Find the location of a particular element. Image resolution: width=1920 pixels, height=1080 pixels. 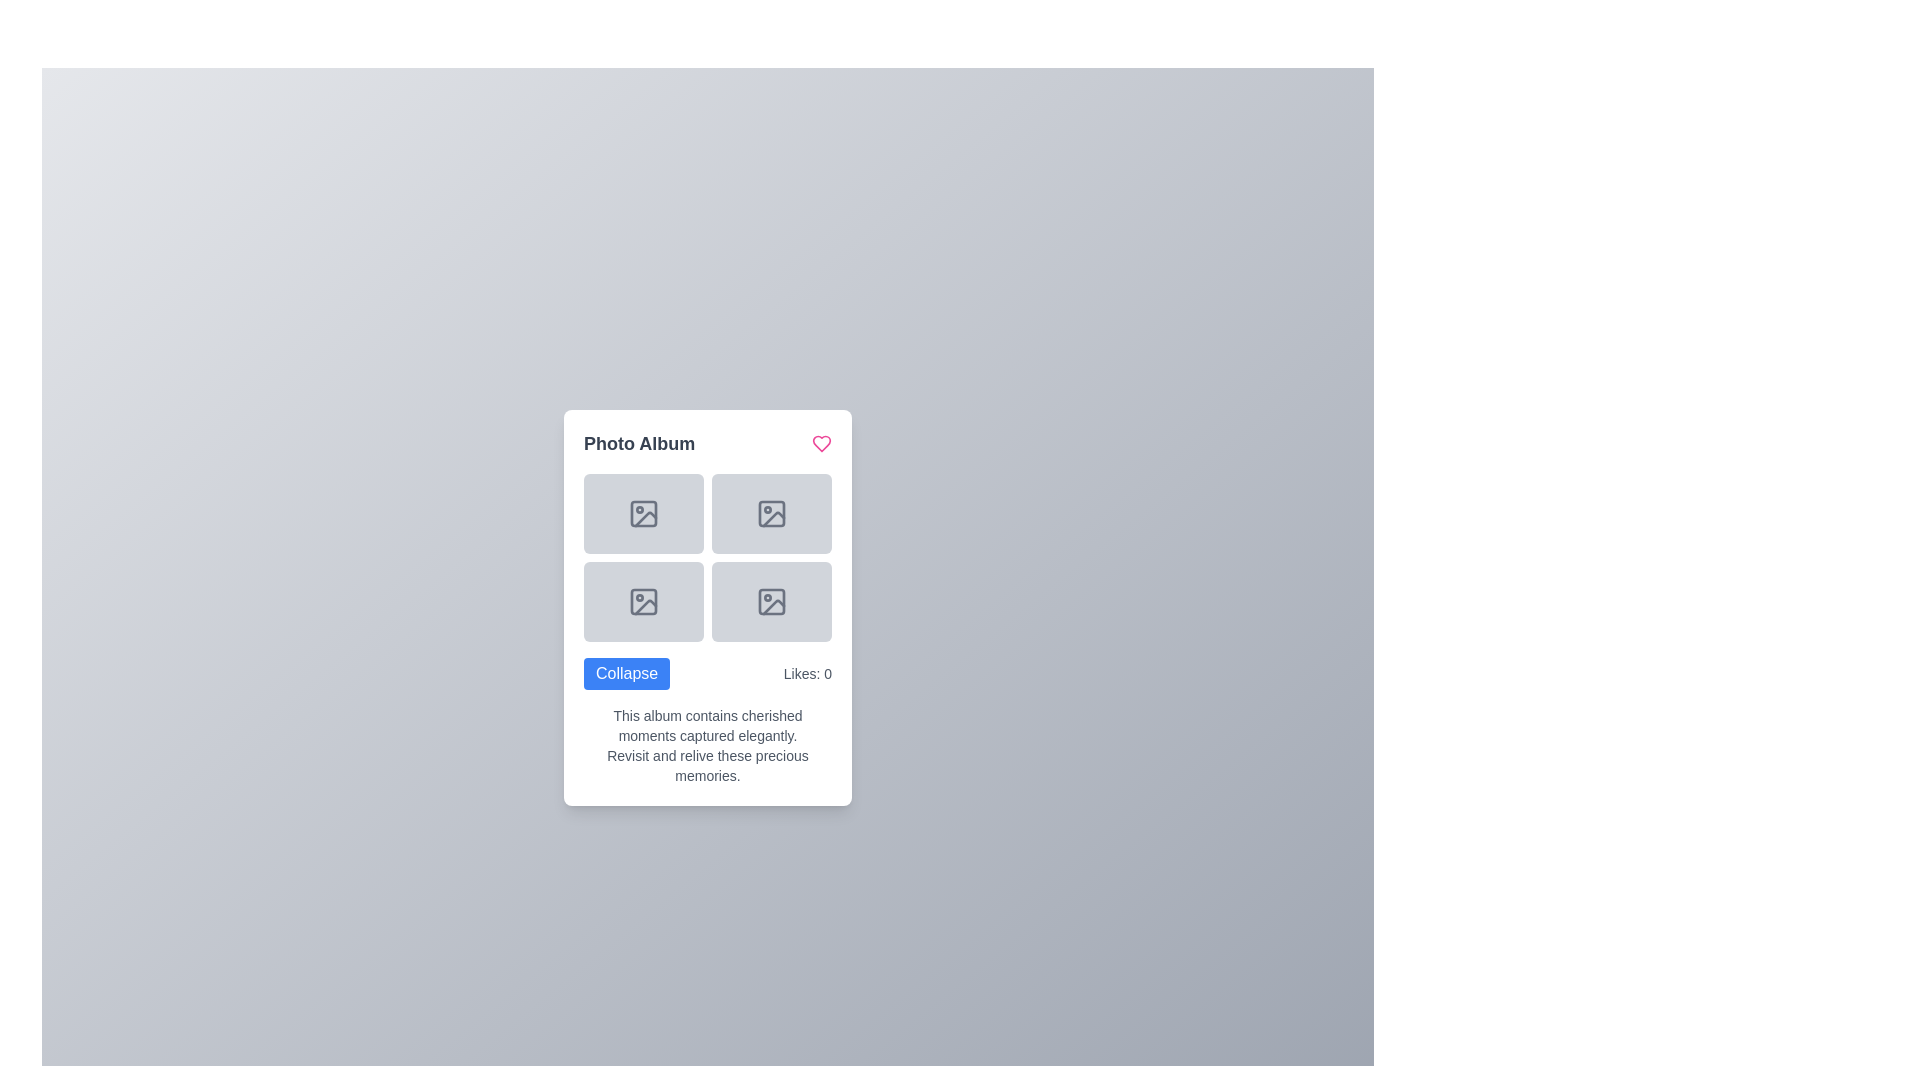

the image placeholder icon located in the bottom-right quarter of a 2x2 grid in the photo album display is located at coordinates (771, 600).